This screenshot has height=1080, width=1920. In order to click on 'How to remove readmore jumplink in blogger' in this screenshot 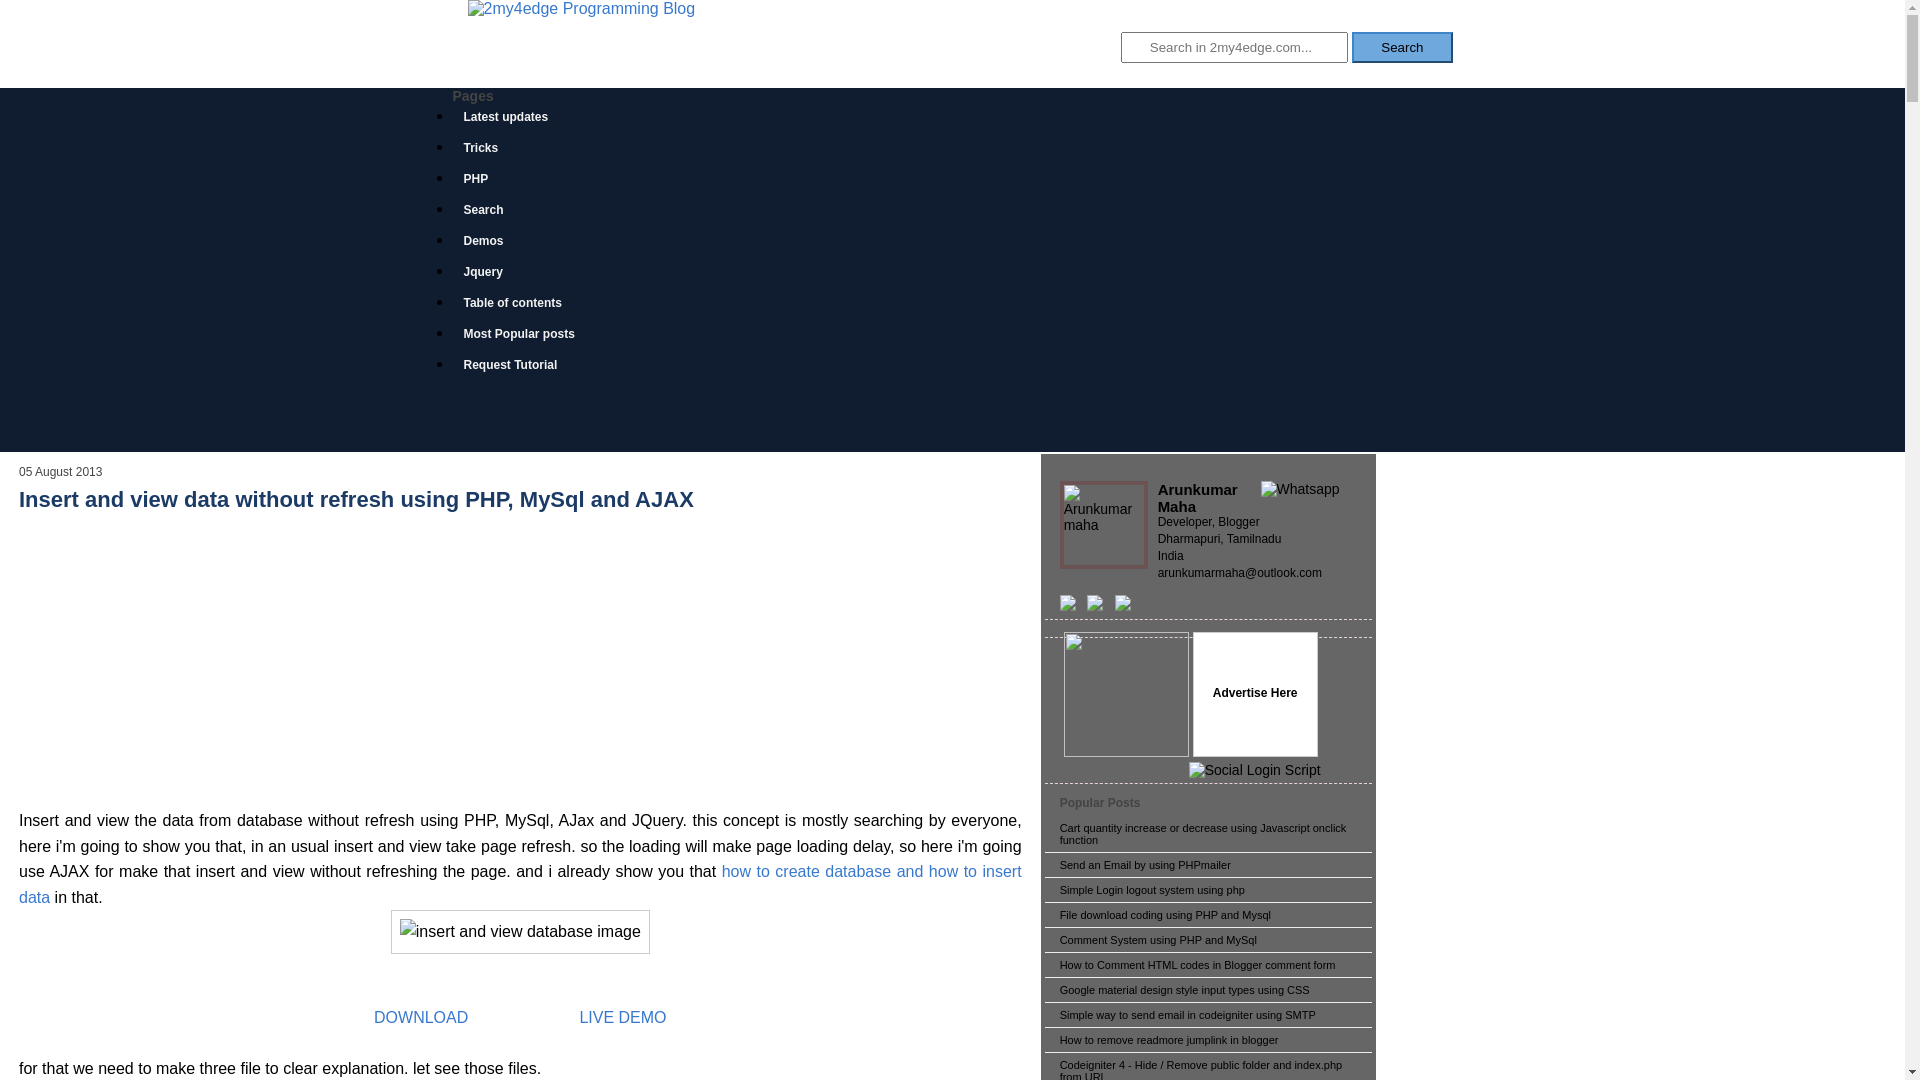, I will do `click(1169, 1039)`.